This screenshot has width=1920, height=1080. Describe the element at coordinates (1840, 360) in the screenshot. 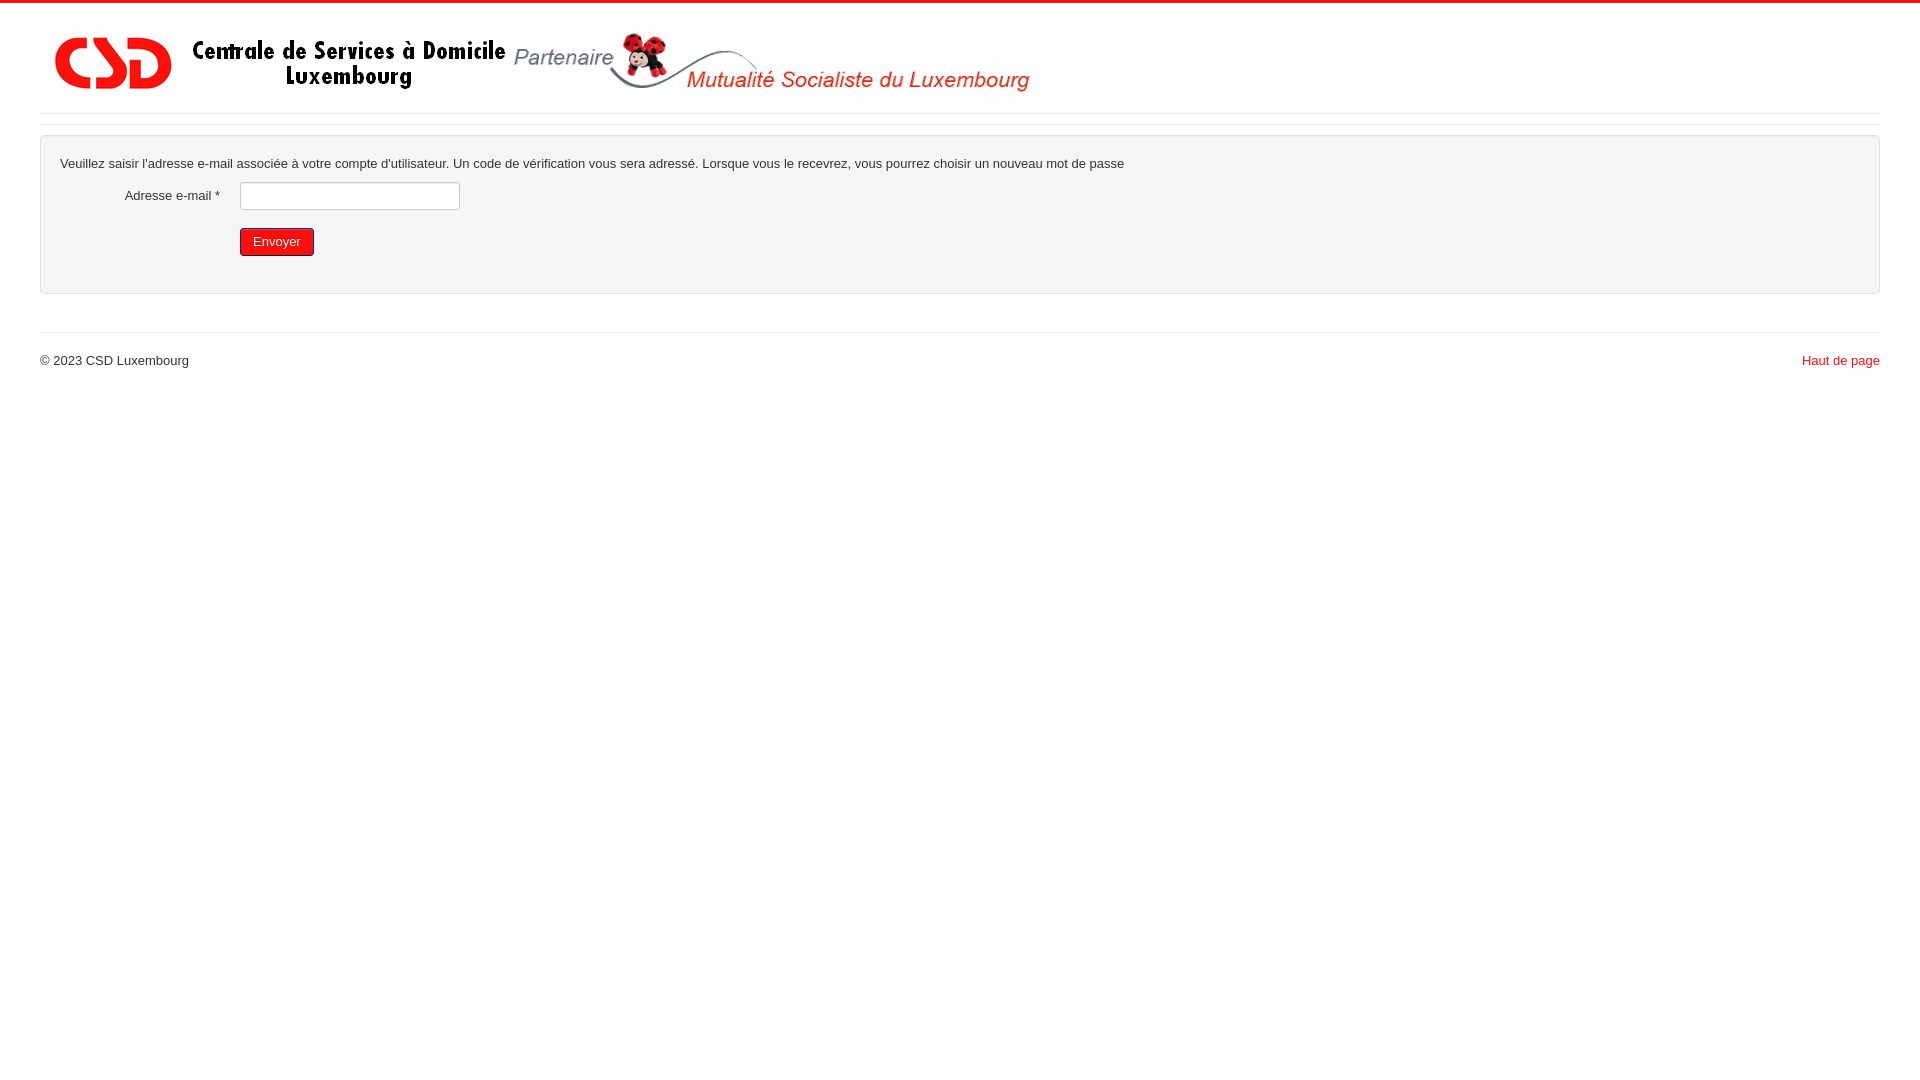

I see `'Haut de page'` at that location.